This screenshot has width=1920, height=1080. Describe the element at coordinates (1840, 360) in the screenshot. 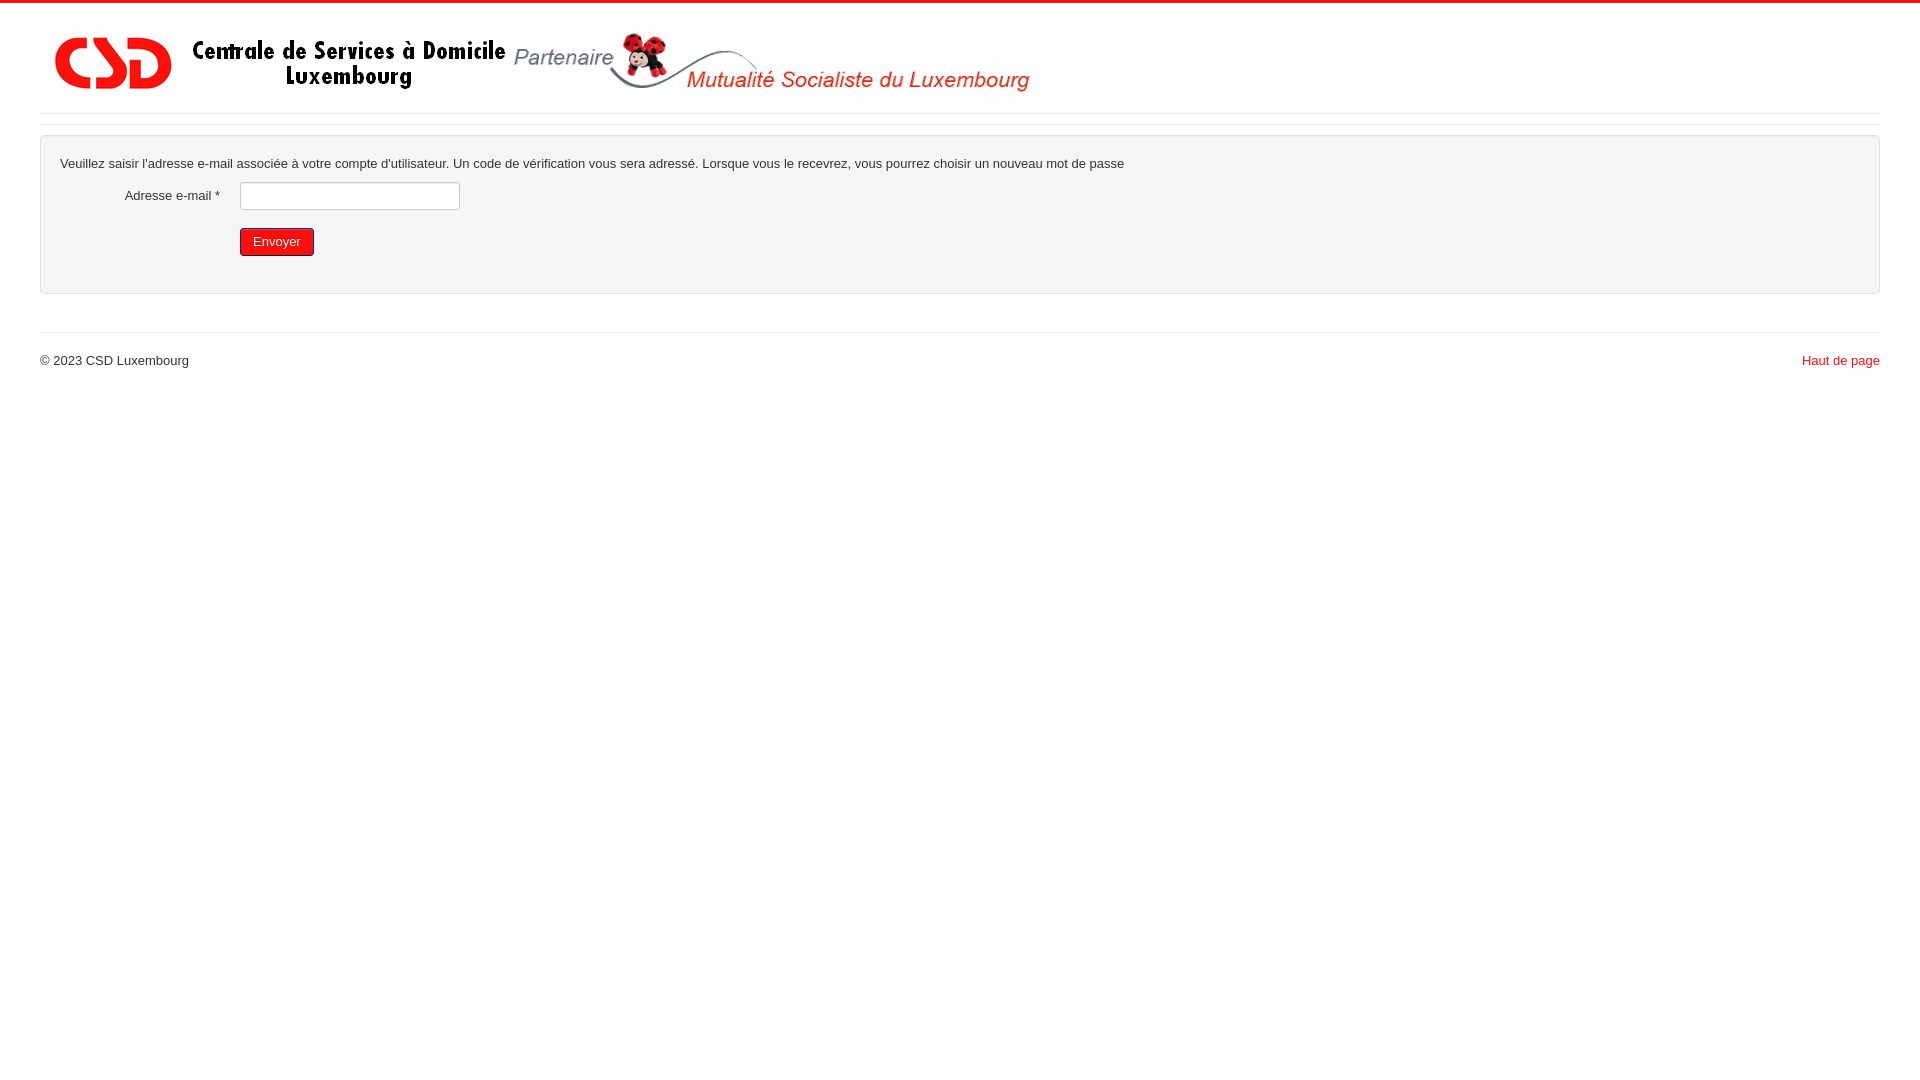

I see `'Haut de page'` at that location.